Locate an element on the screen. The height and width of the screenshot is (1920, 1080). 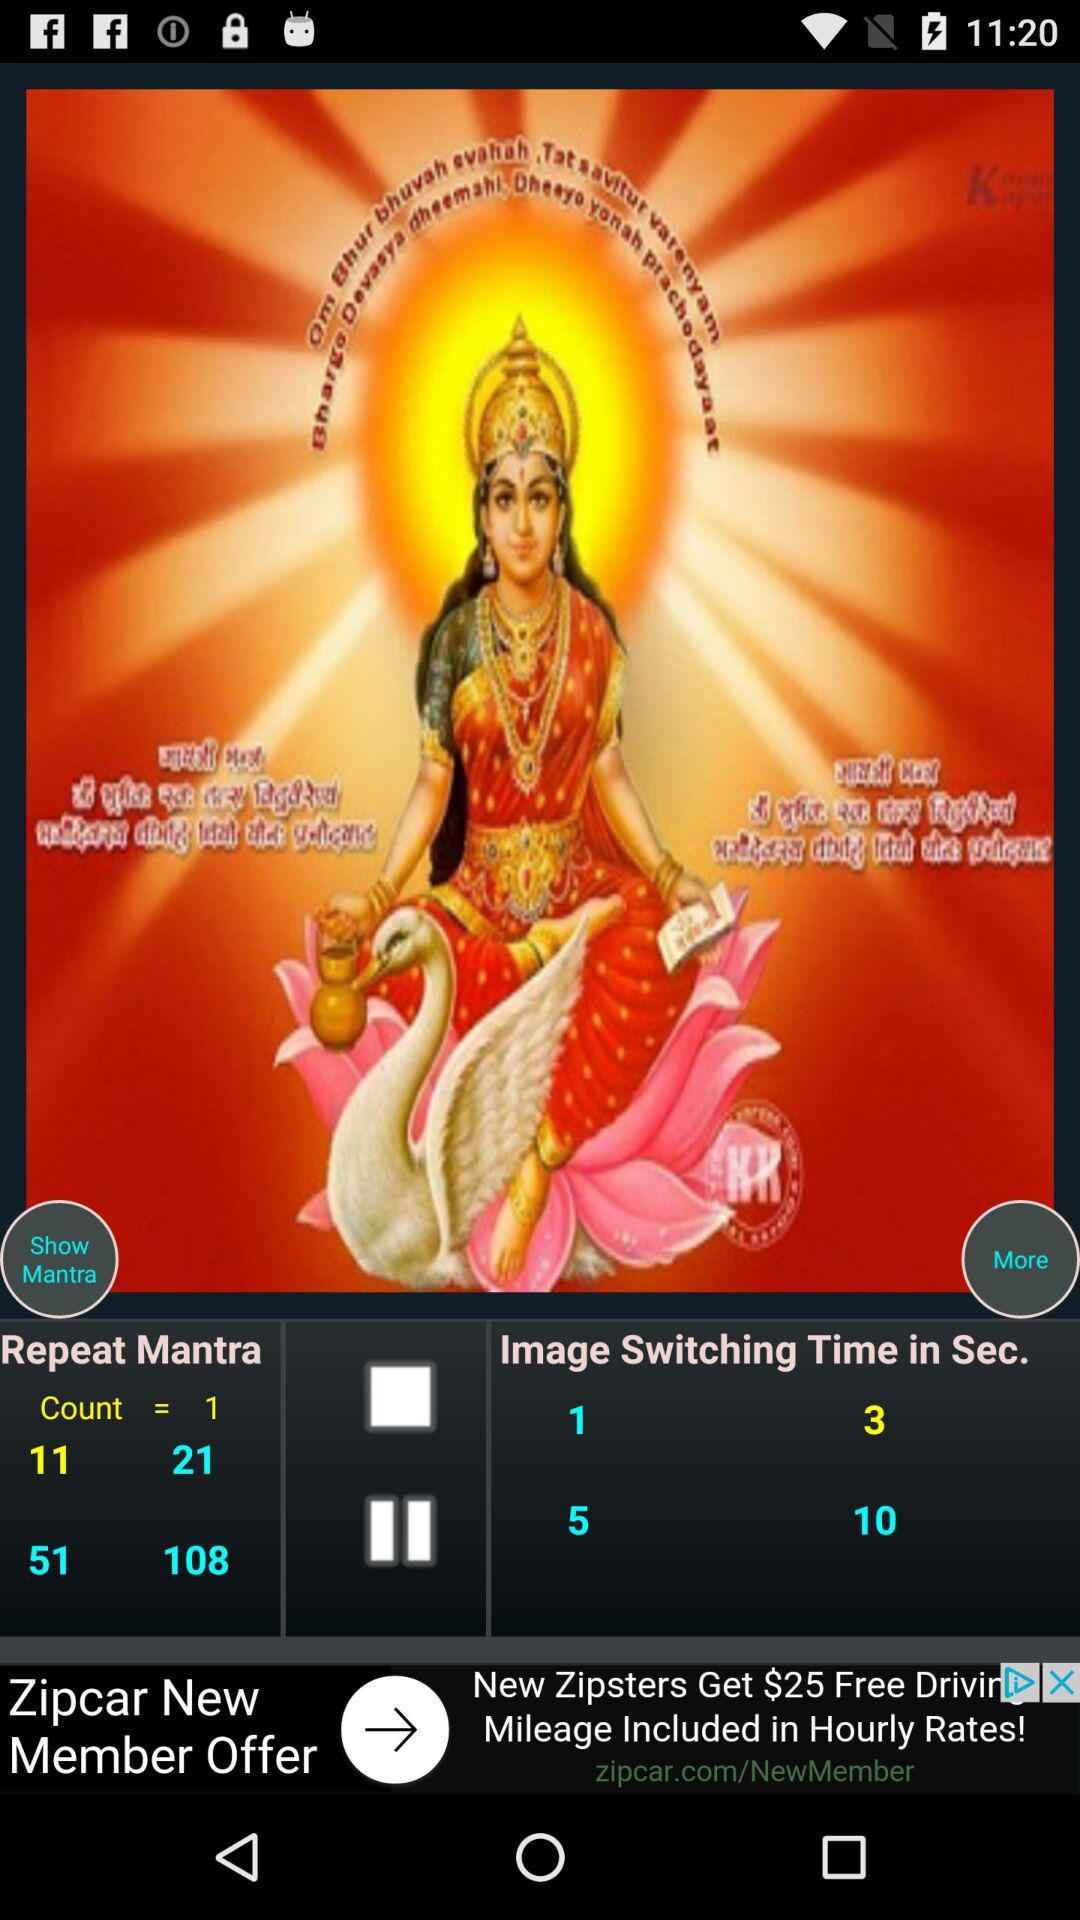
pause icon is located at coordinates (400, 1529).